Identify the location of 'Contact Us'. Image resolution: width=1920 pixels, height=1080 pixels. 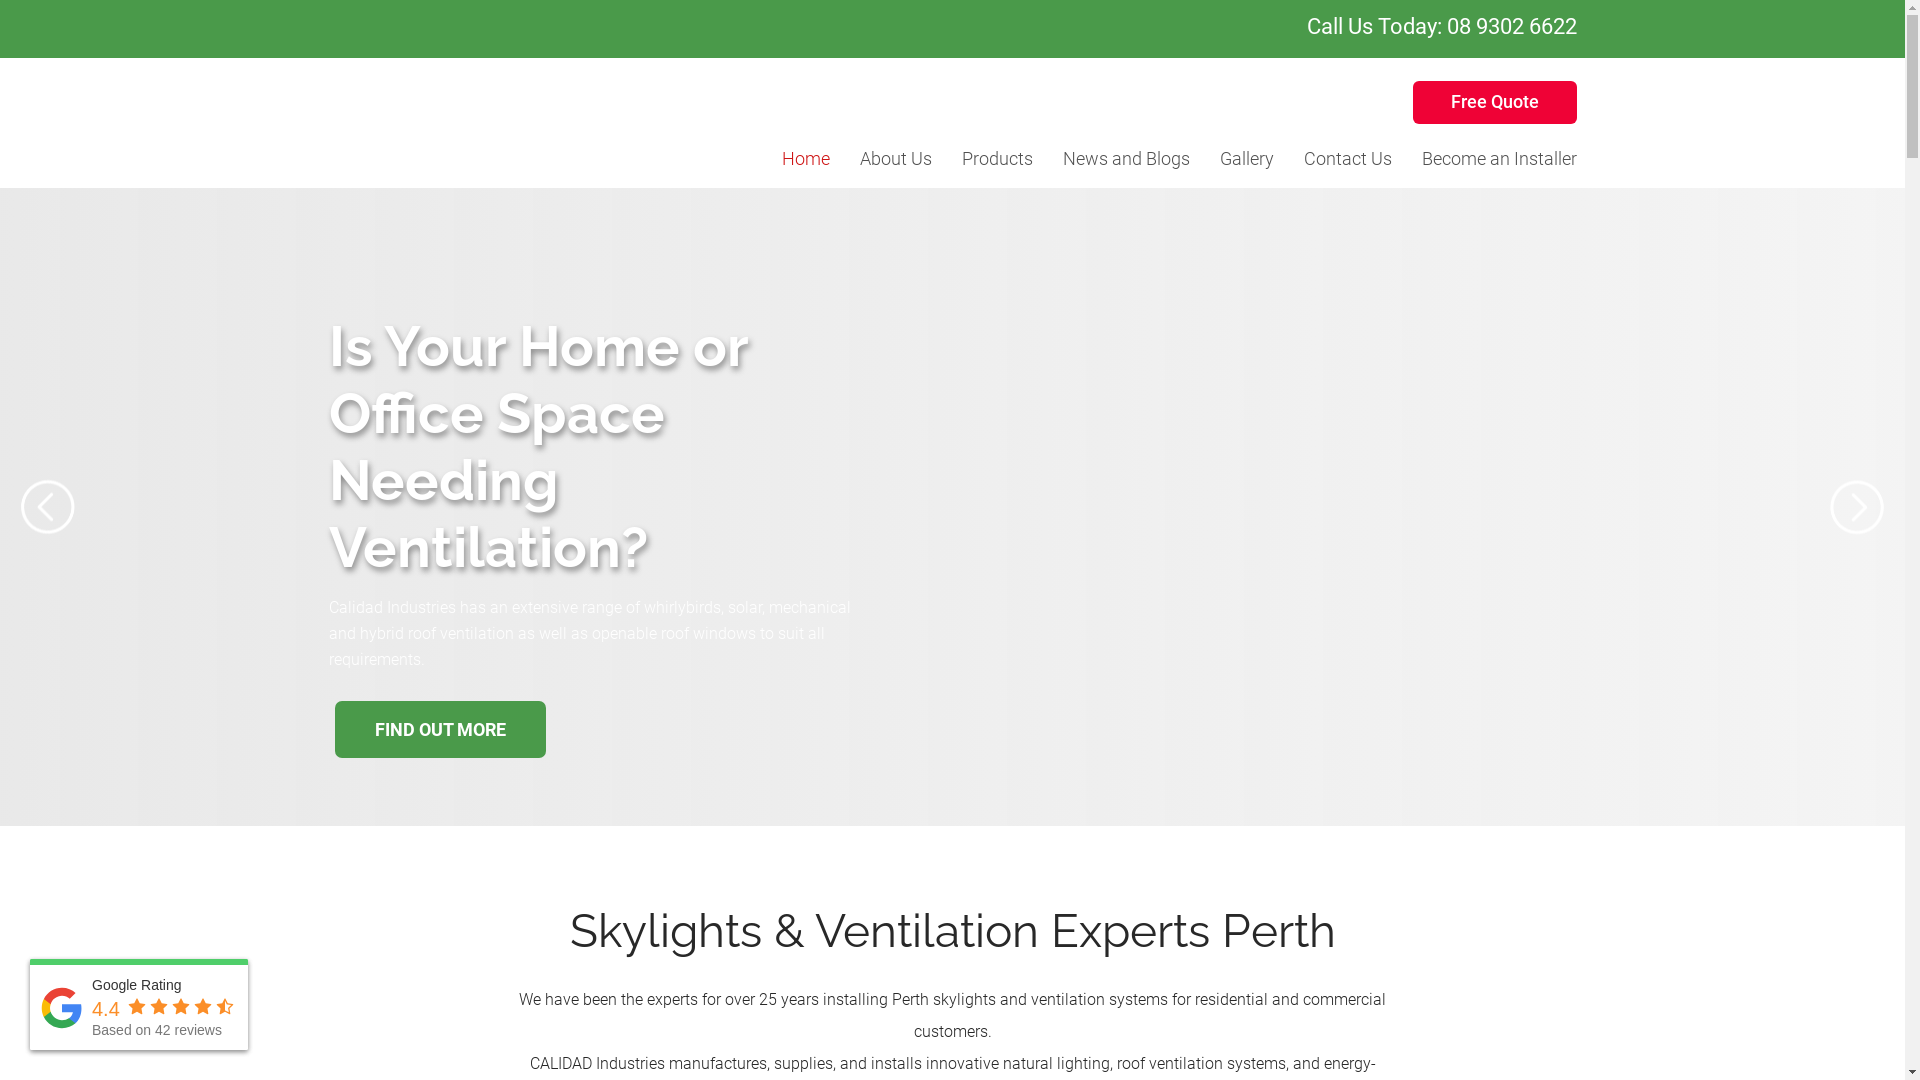
(1348, 157).